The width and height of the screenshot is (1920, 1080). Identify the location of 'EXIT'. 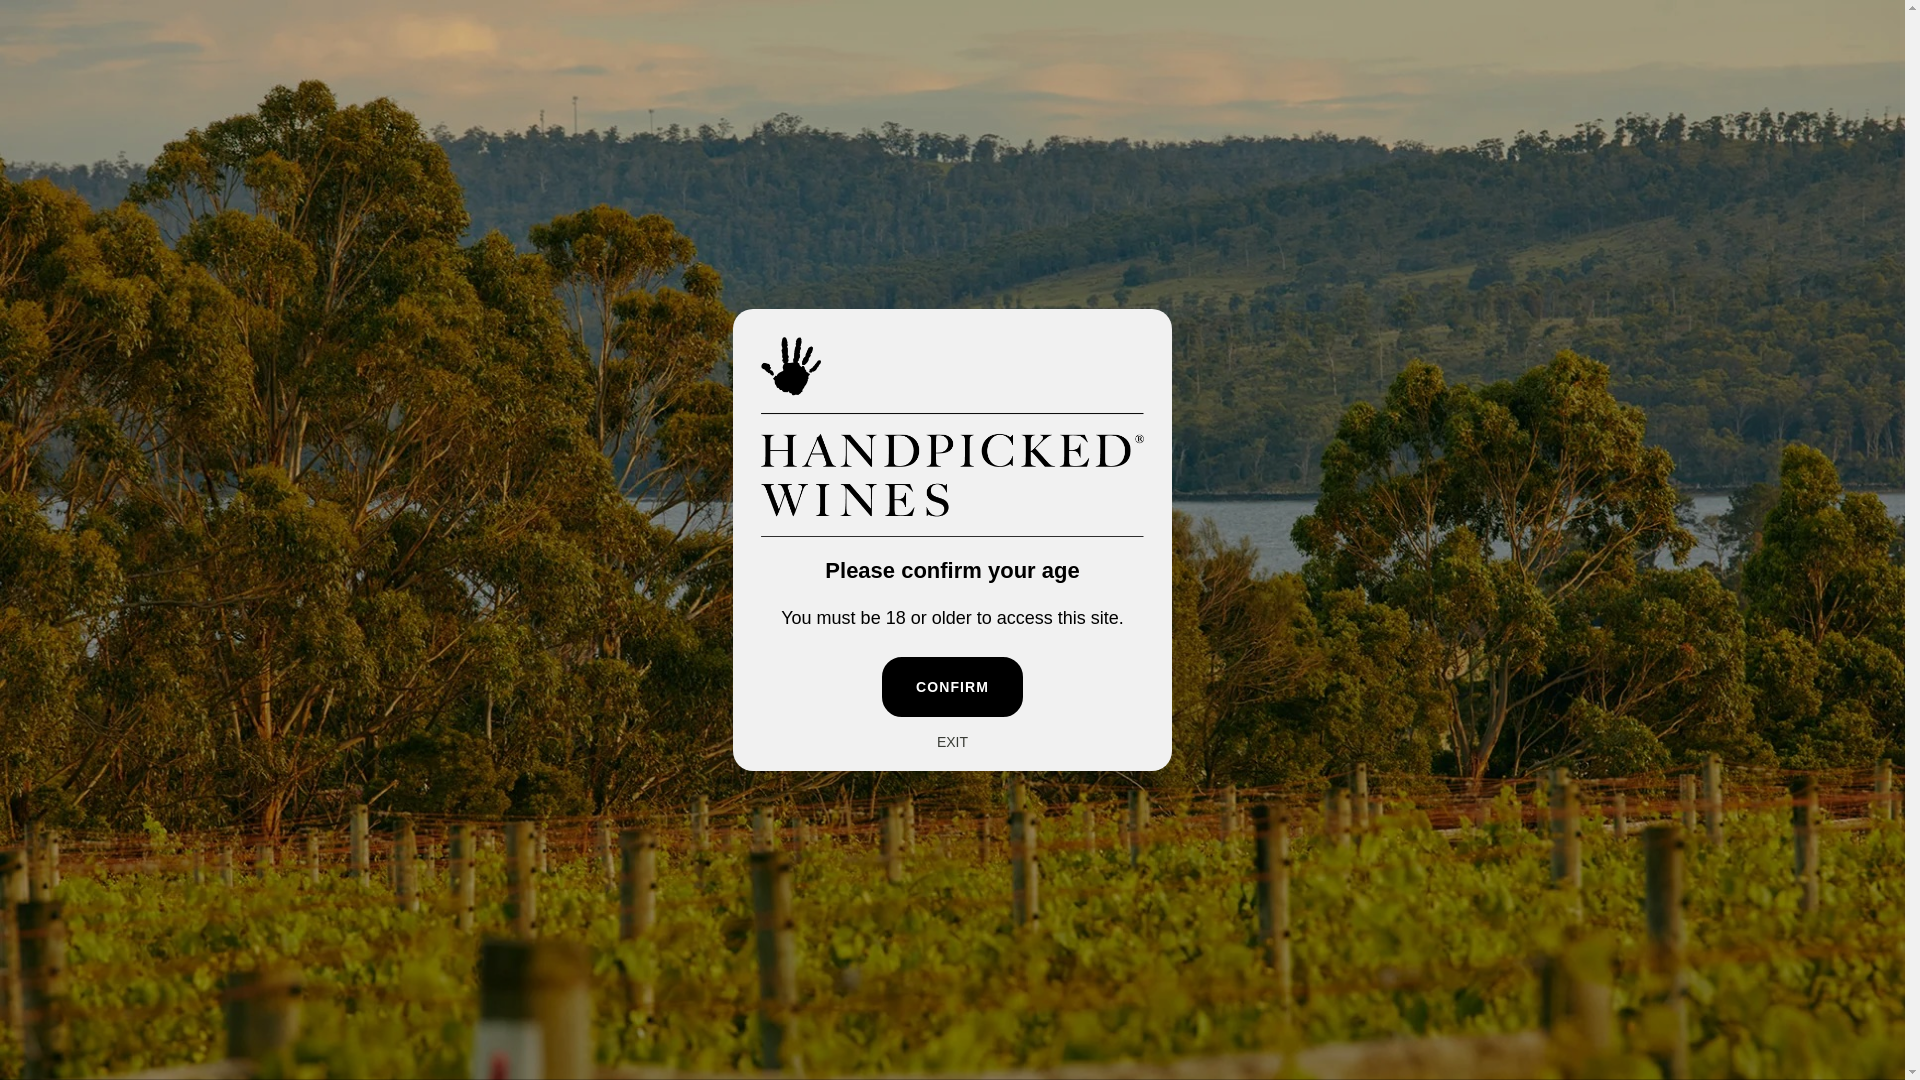
(951, 741).